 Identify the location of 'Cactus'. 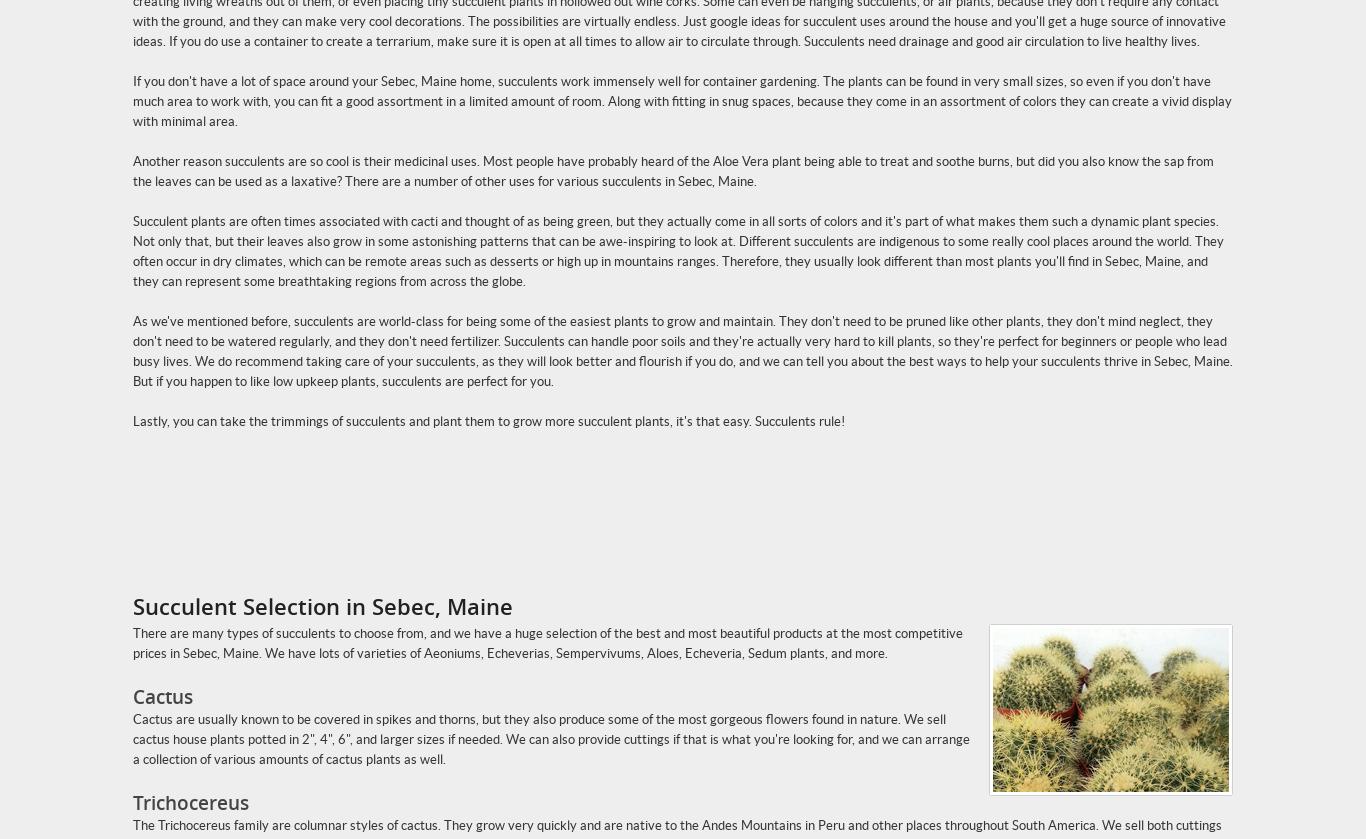
(161, 696).